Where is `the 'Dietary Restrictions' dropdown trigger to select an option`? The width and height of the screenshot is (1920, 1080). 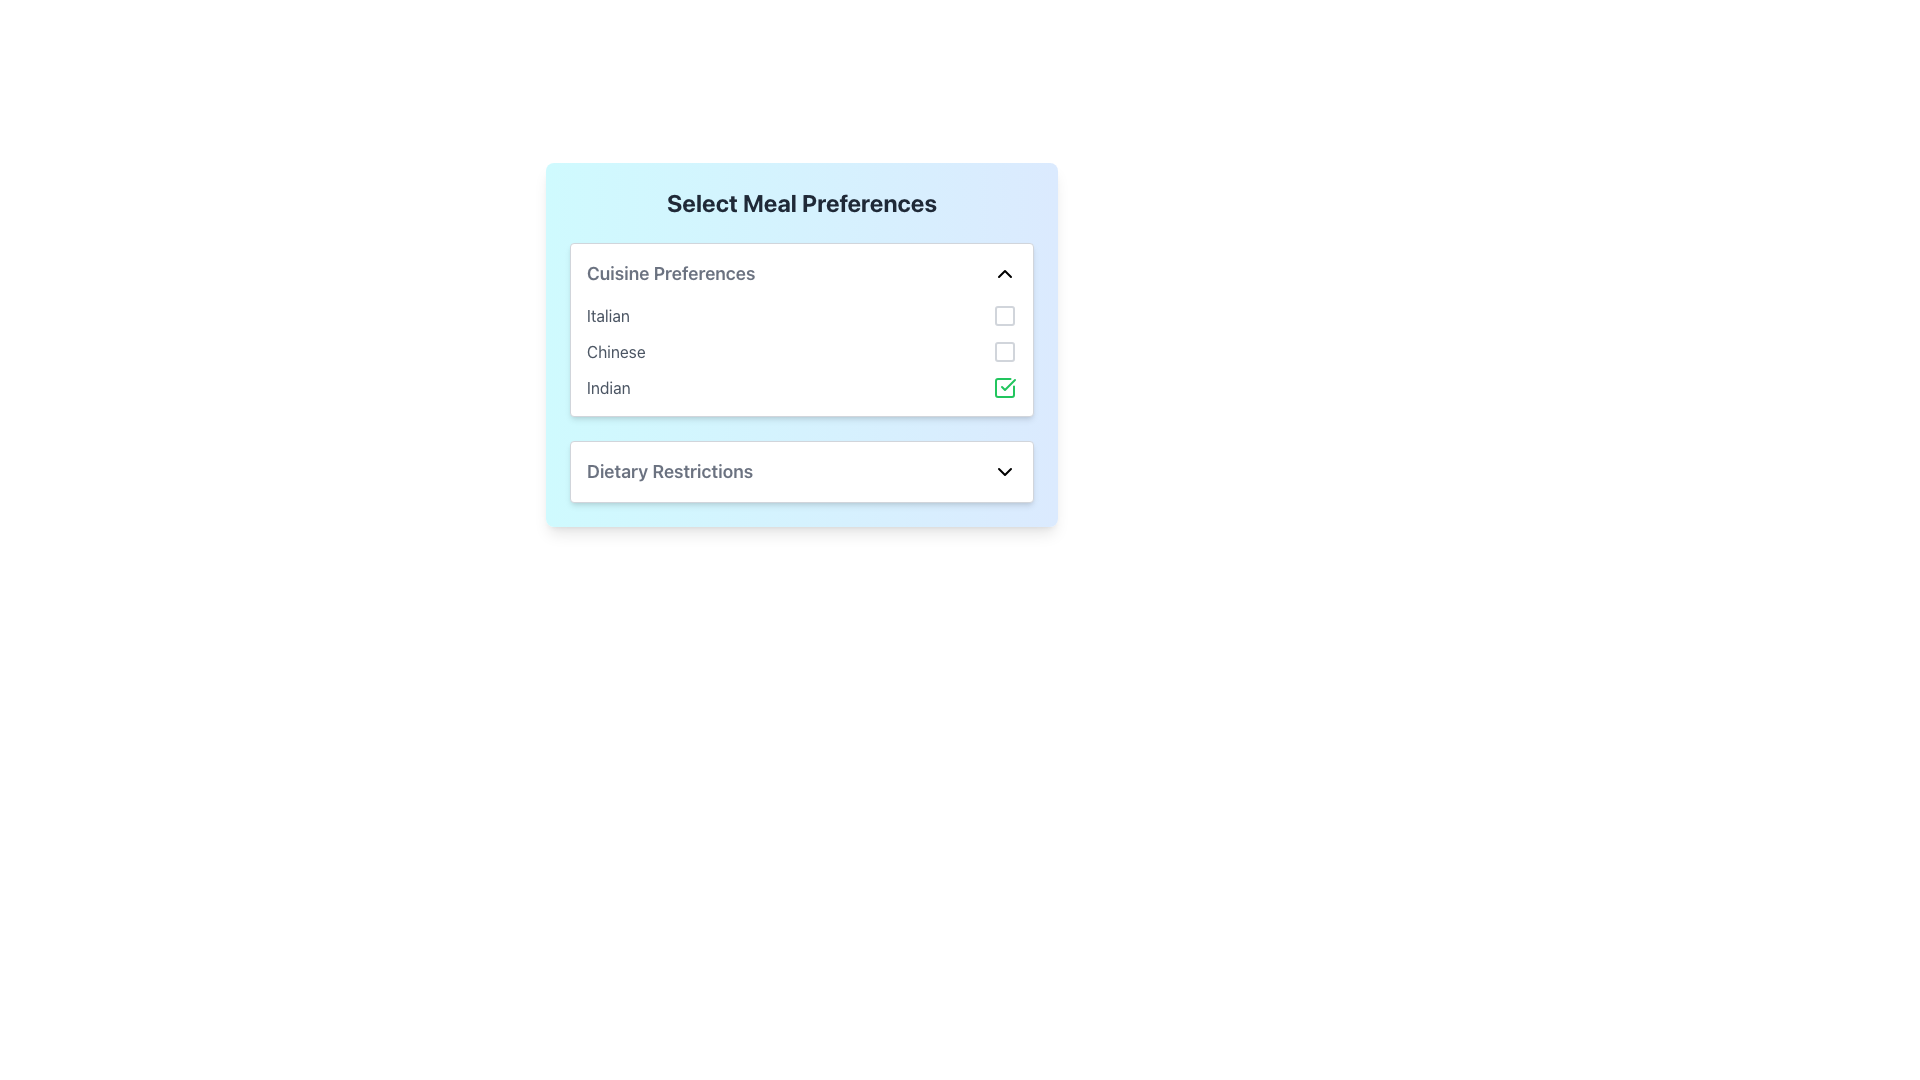 the 'Dietary Restrictions' dropdown trigger to select an option is located at coordinates (801, 471).